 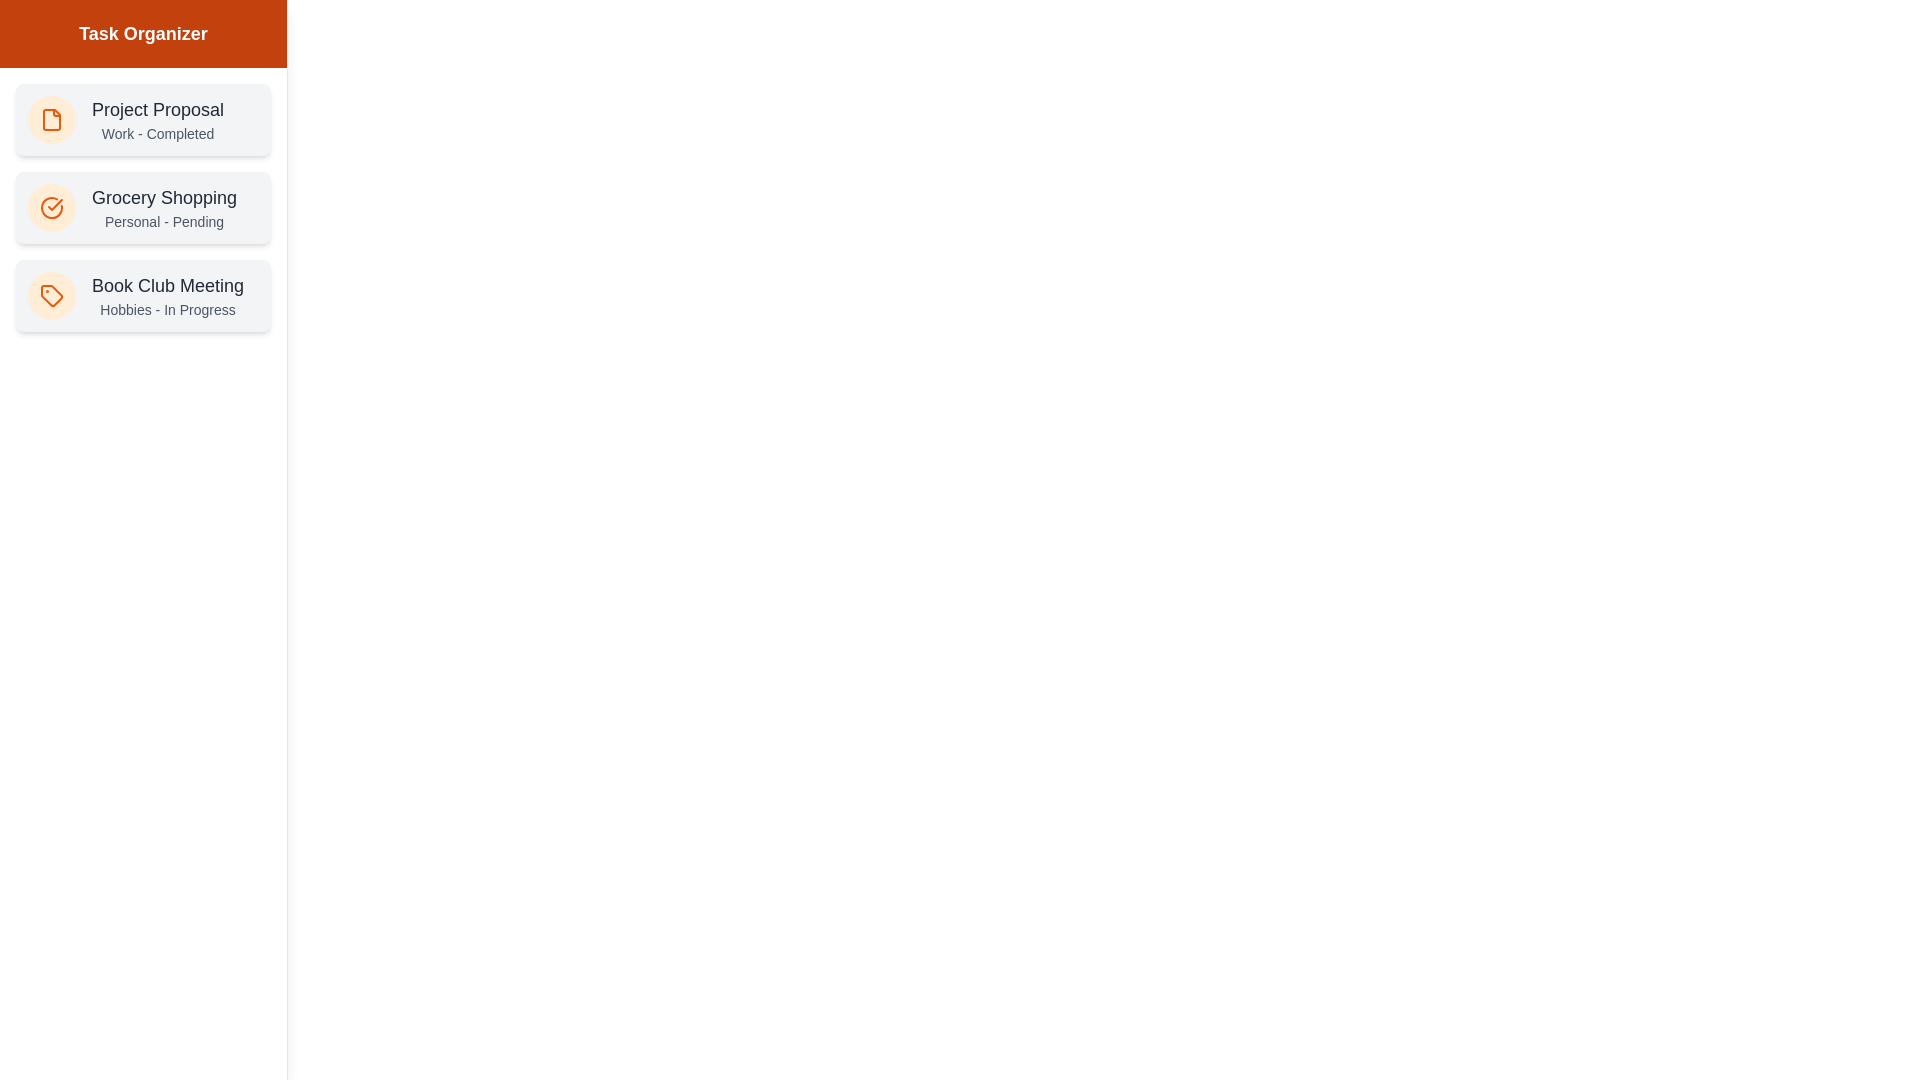 What do you see at coordinates (142, 119) in the screenshot?
I see `the task item Project Proposal from the list` at bounding box center [142, 119].